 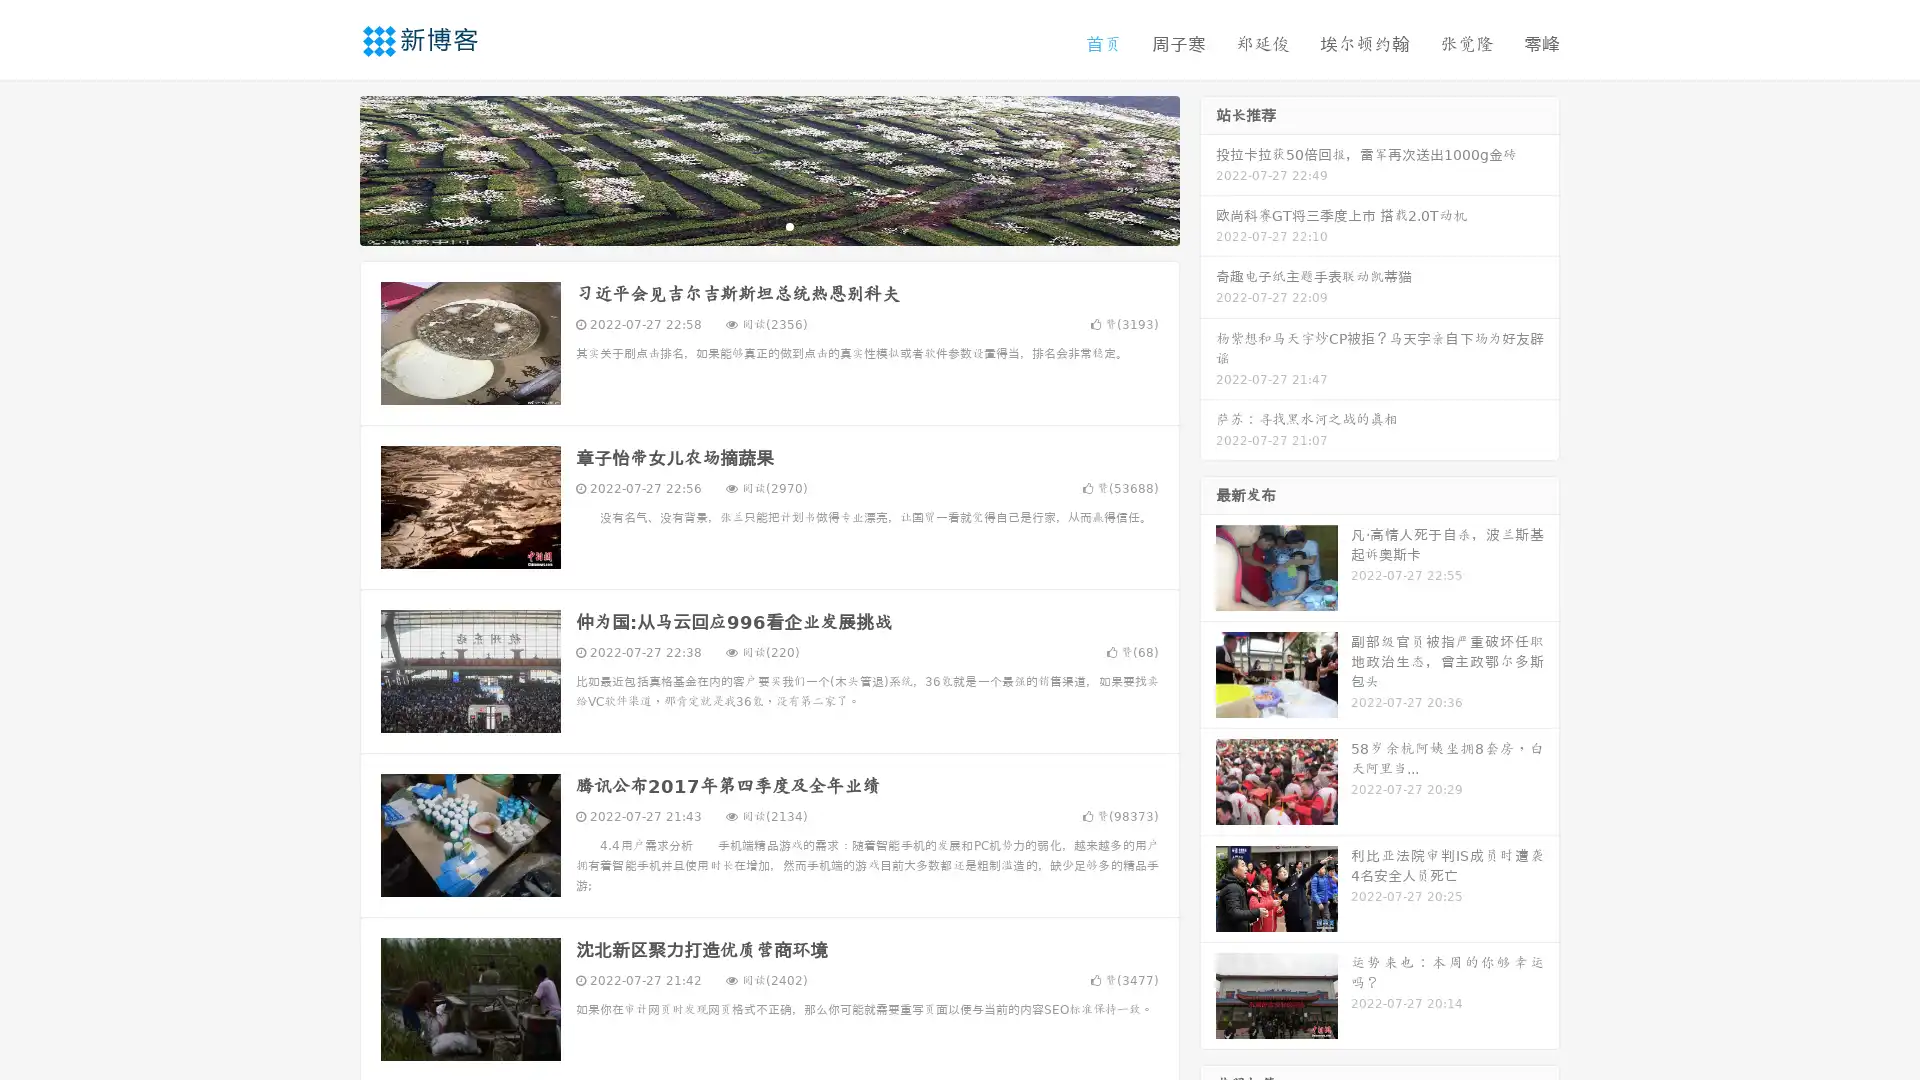 What do you see at coordinates (748, 225) in the screenshot?
I see `Go to slide 1` at bounding box center [748, 225].